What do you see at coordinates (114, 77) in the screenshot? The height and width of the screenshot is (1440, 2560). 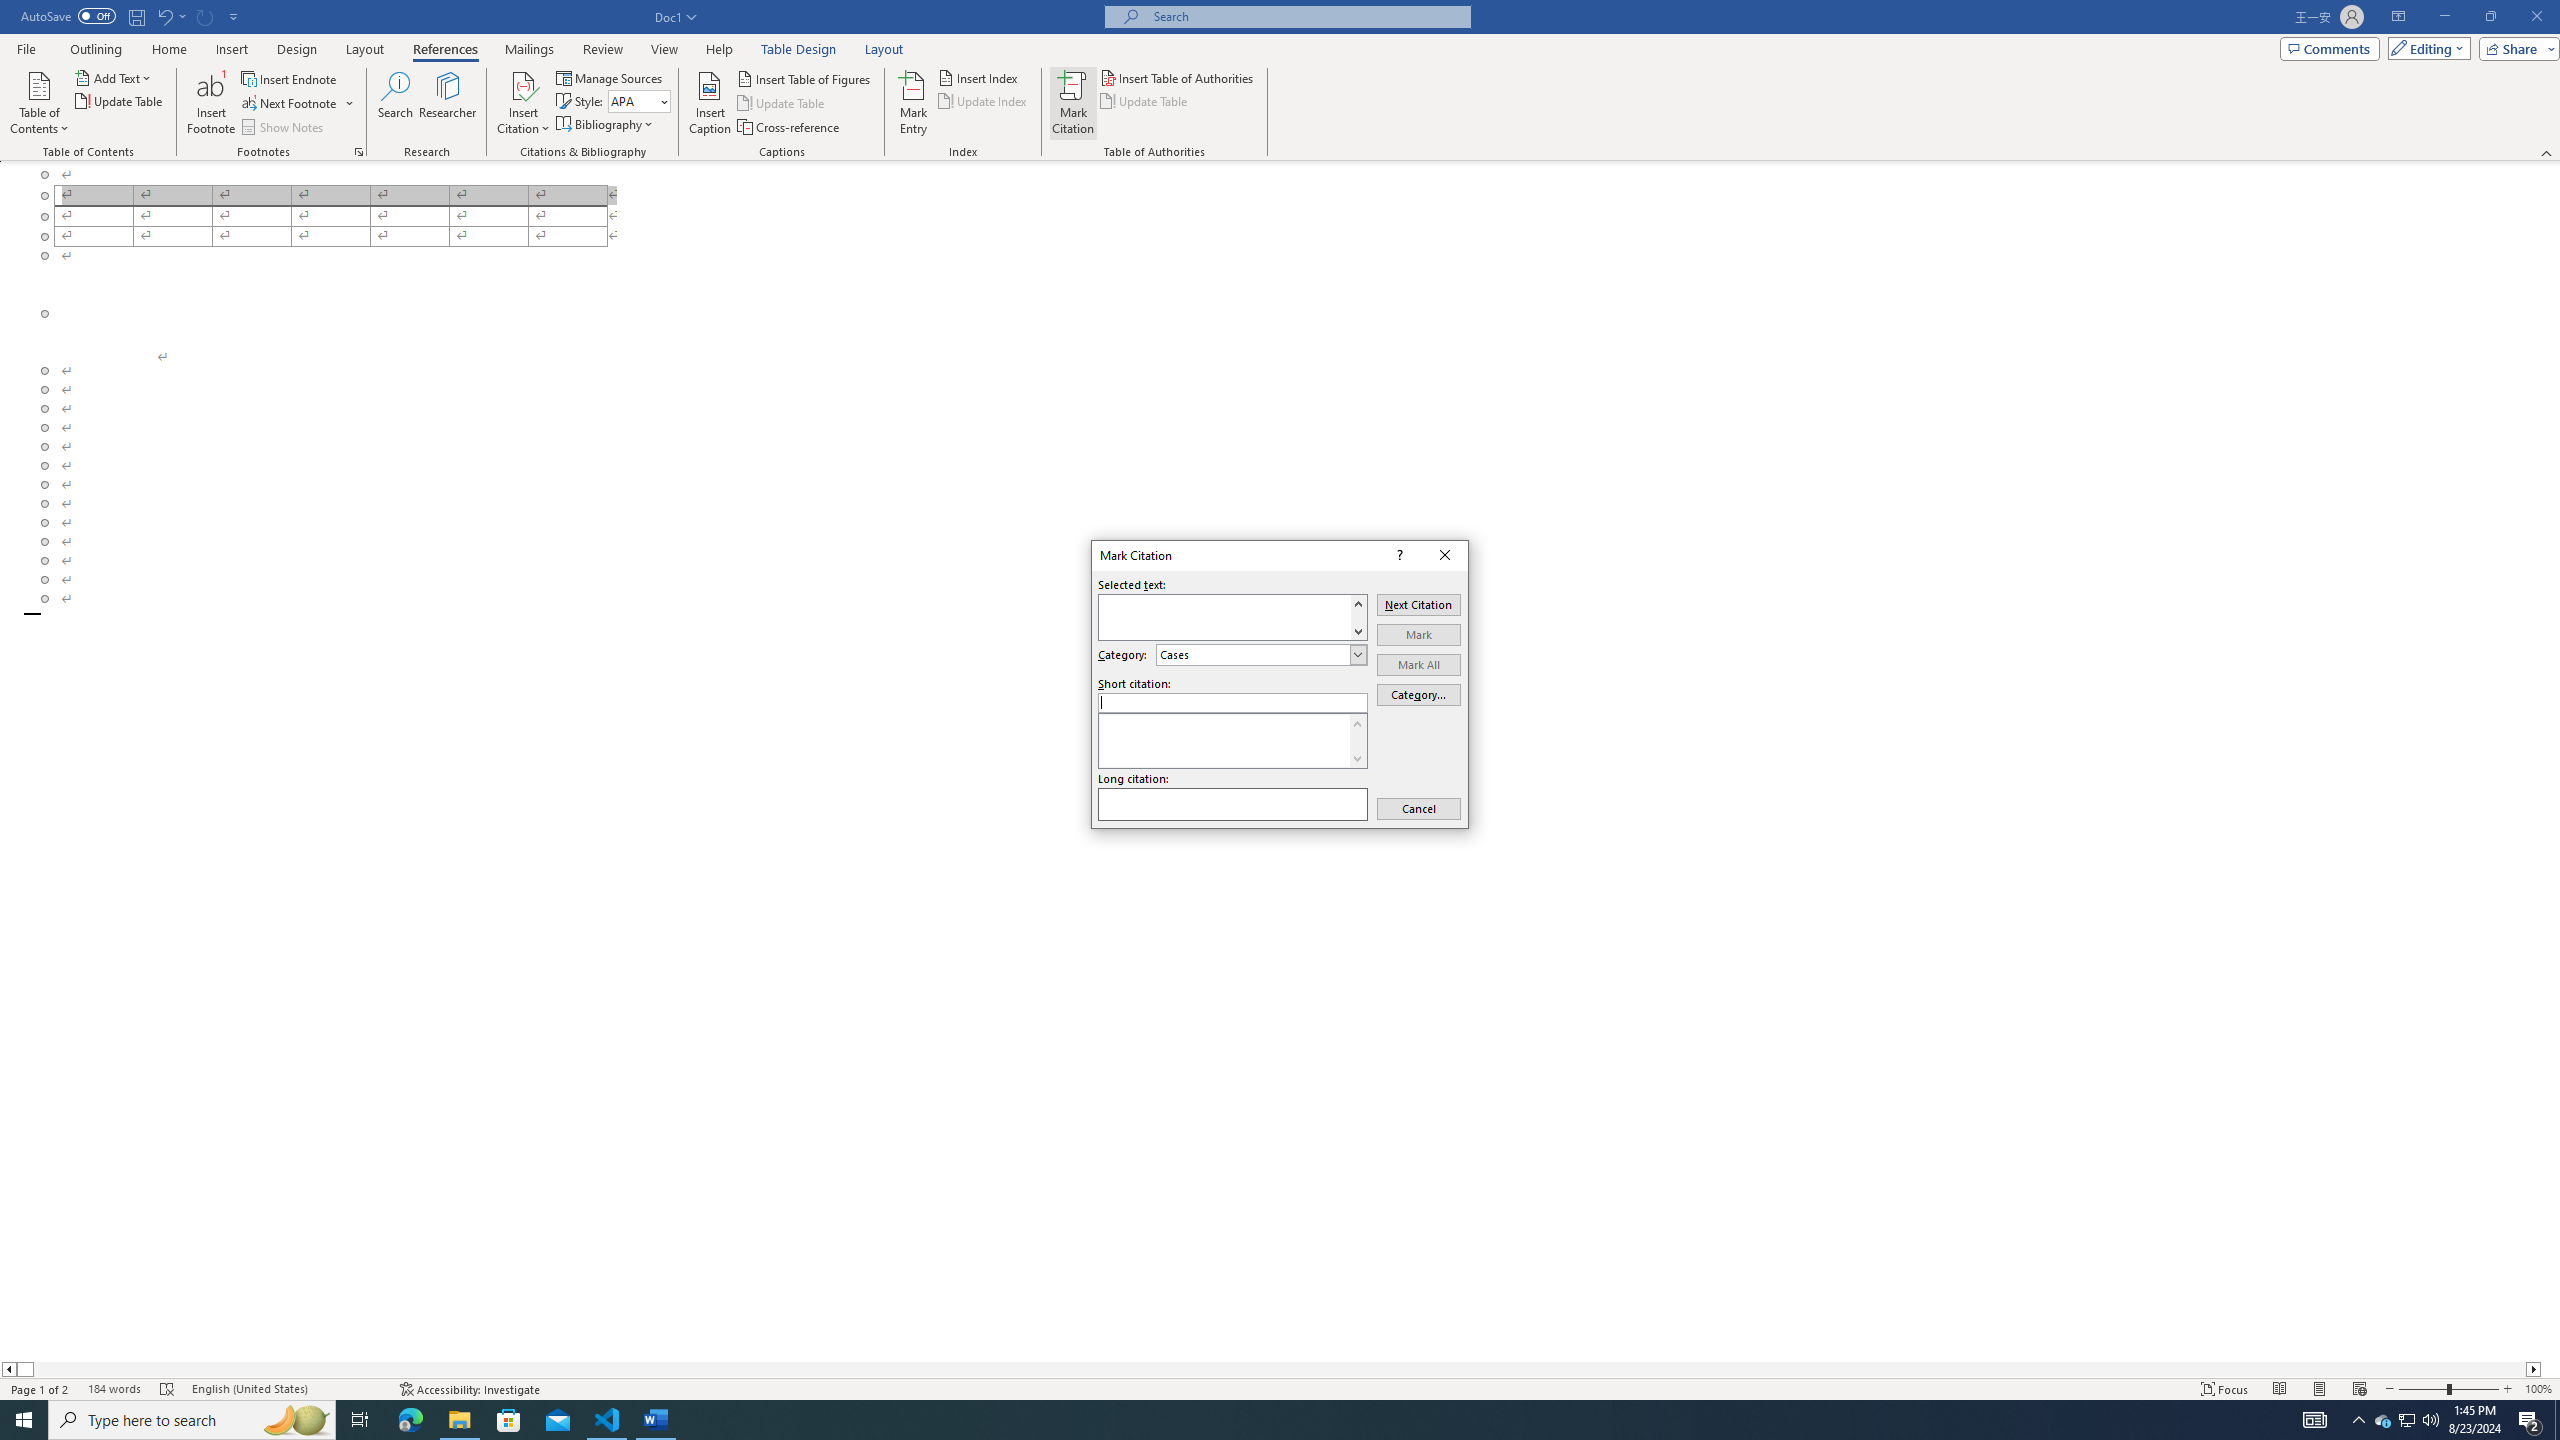 I see `'Add Text'` at bounding box center [114, 77].